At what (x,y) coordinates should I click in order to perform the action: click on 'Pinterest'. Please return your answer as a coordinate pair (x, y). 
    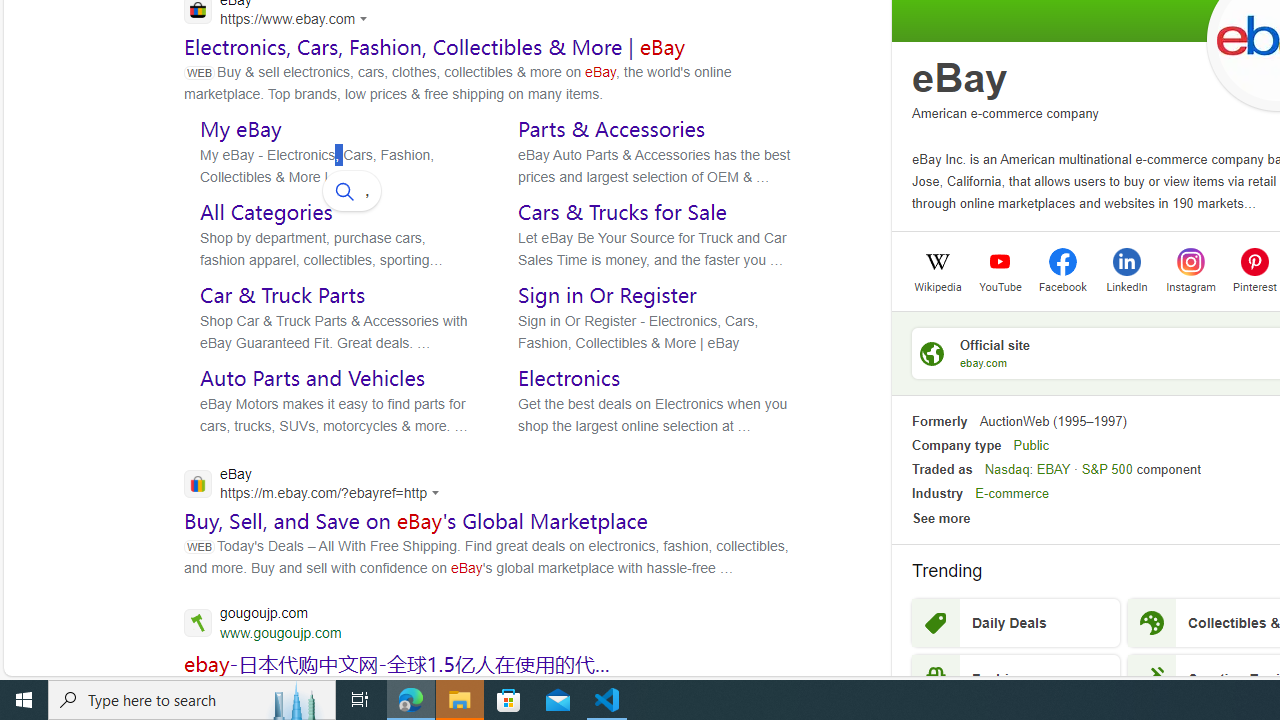
    Looking at the image, I should click on (1254, 260).